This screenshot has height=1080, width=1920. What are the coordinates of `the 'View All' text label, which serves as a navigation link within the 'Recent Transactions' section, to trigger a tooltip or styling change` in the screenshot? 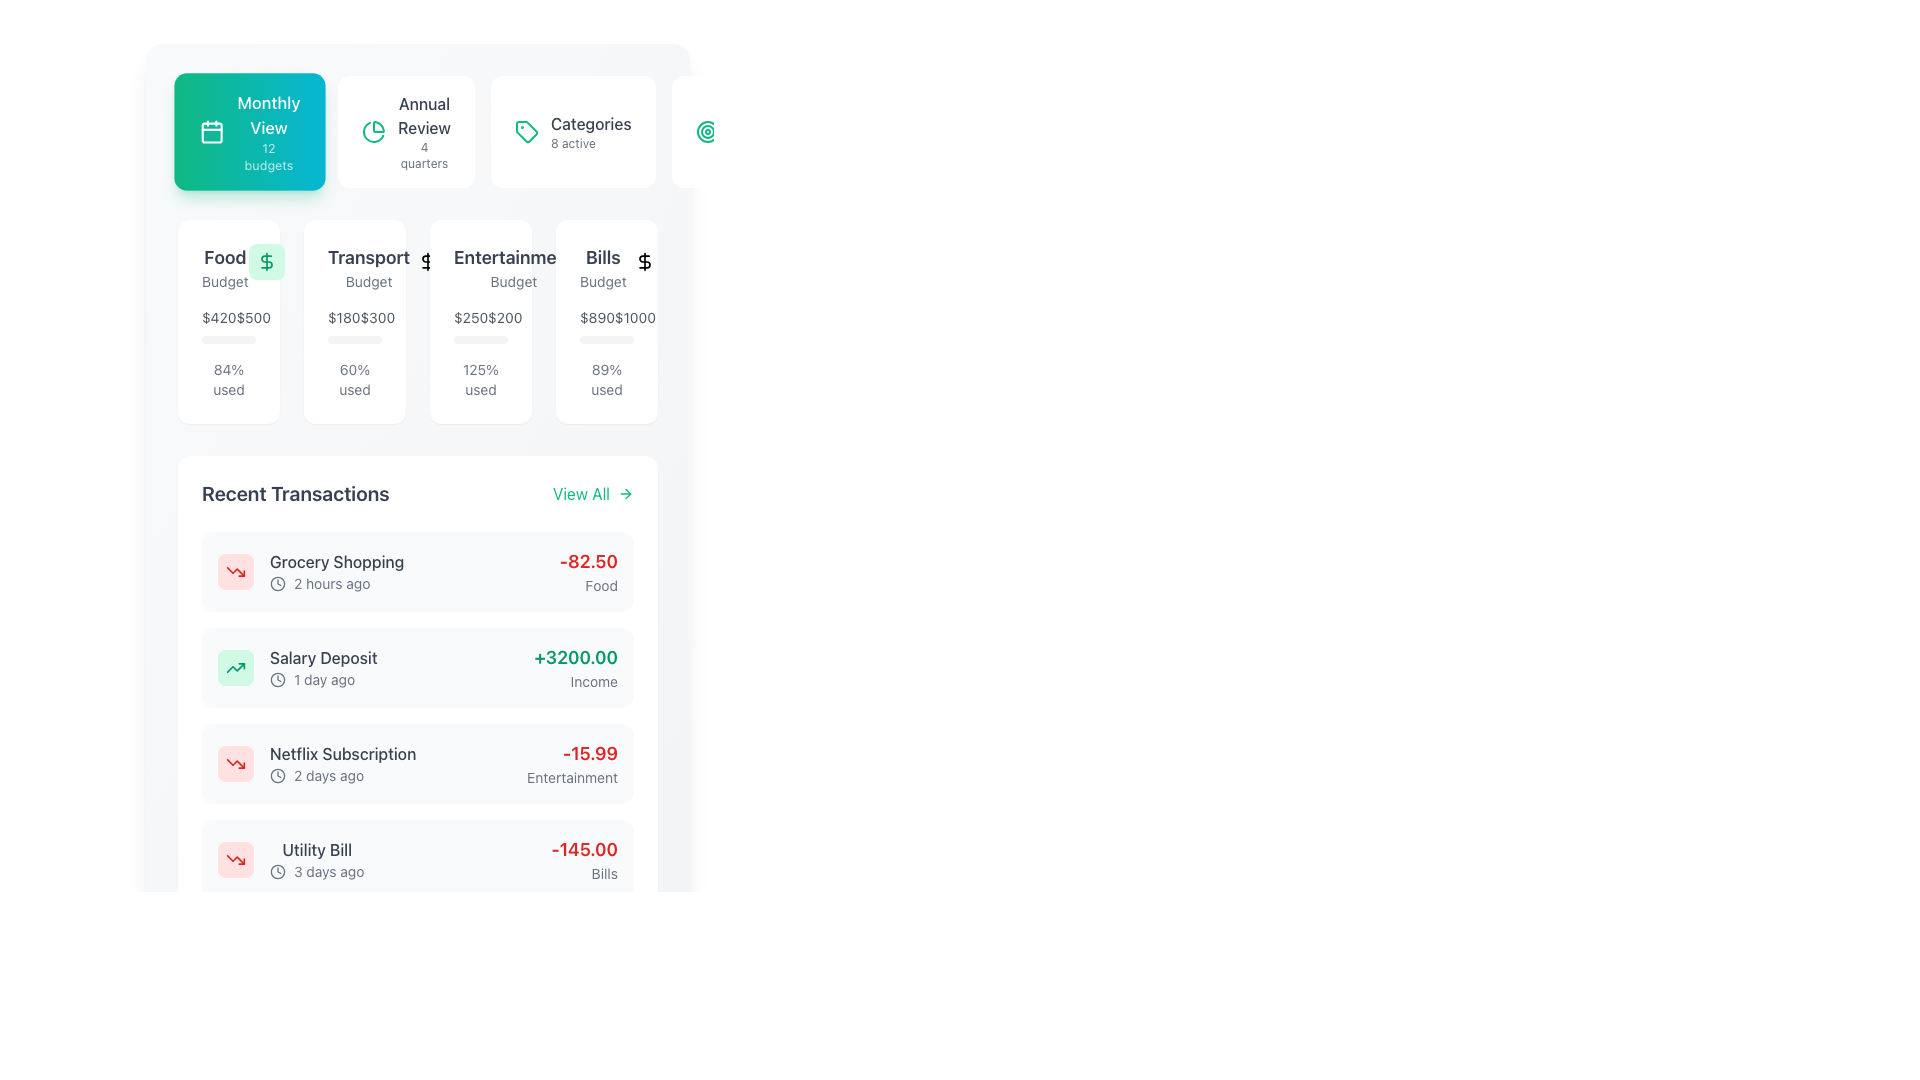 It's located at (580, 493).